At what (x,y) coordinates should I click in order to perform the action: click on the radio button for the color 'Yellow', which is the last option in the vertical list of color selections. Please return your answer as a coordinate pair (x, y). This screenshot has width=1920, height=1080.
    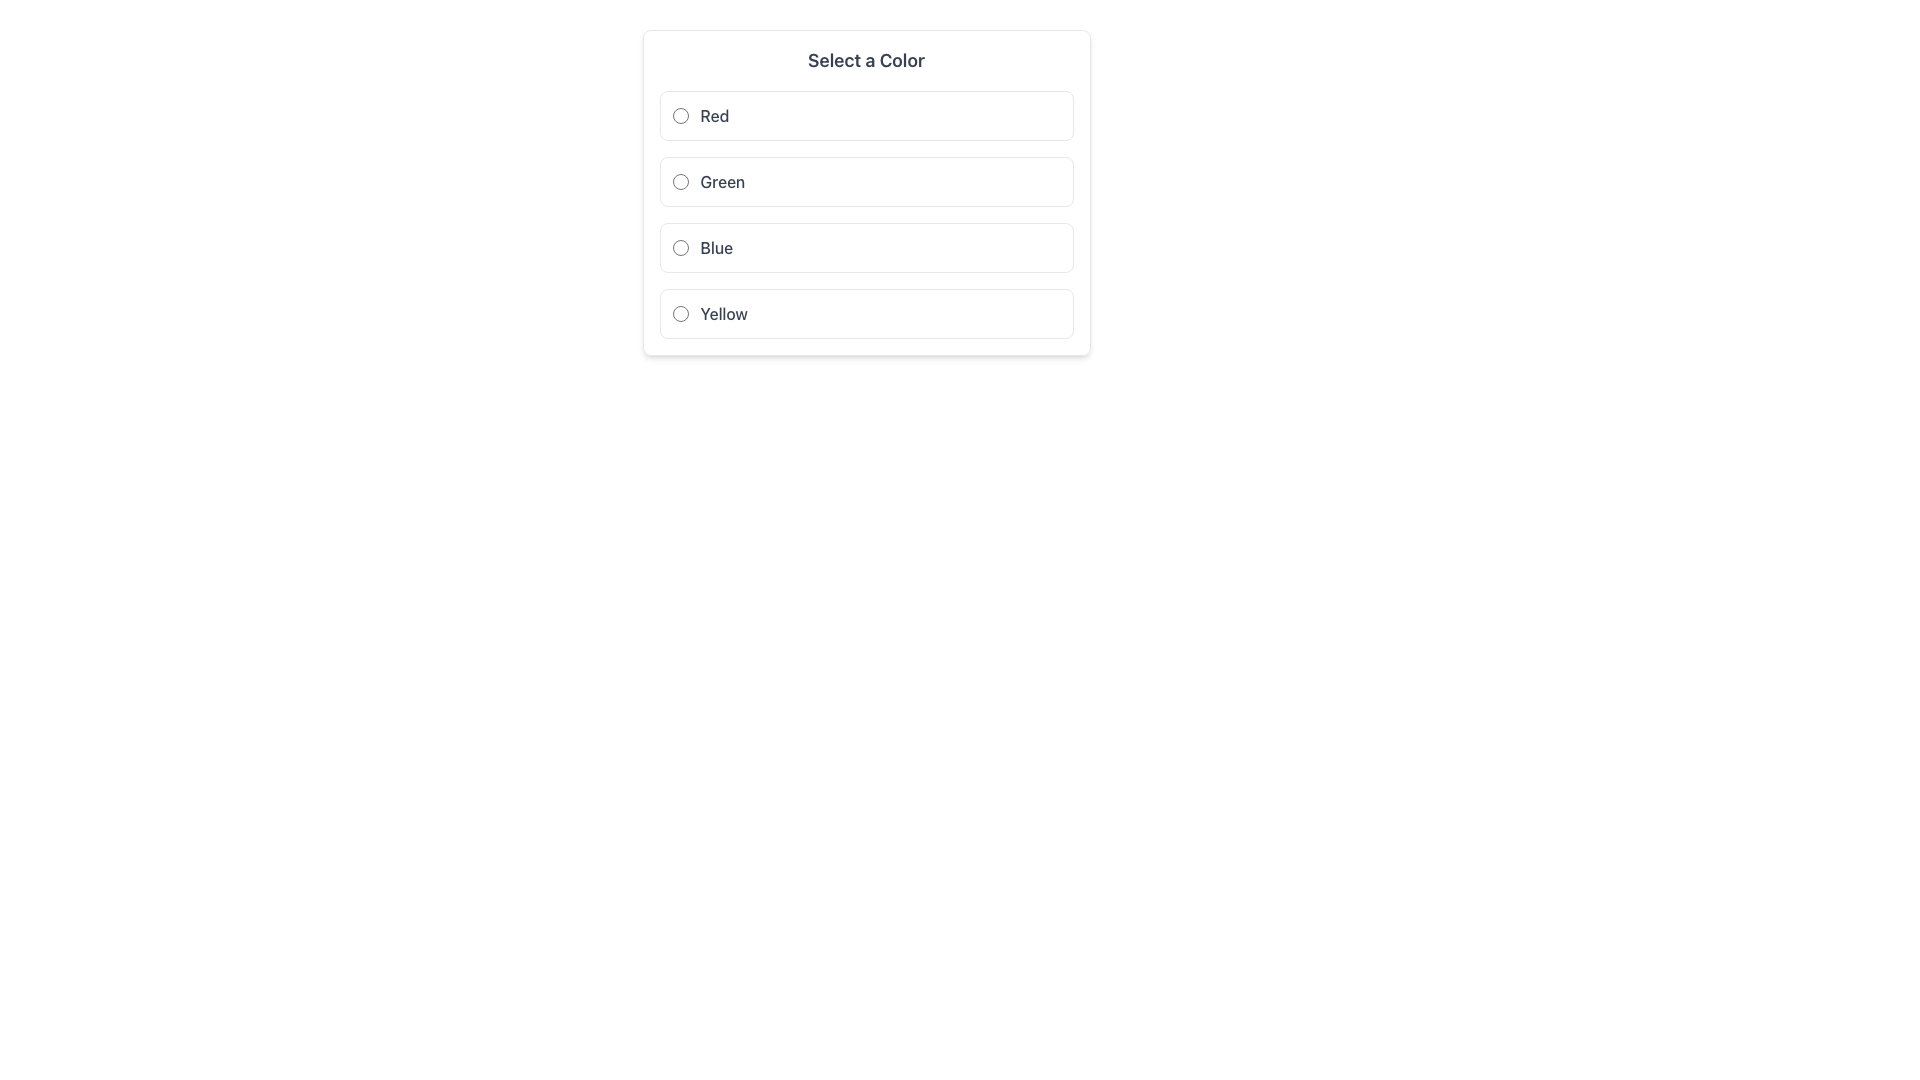
    Looking at the image, I should click on (866, 313).